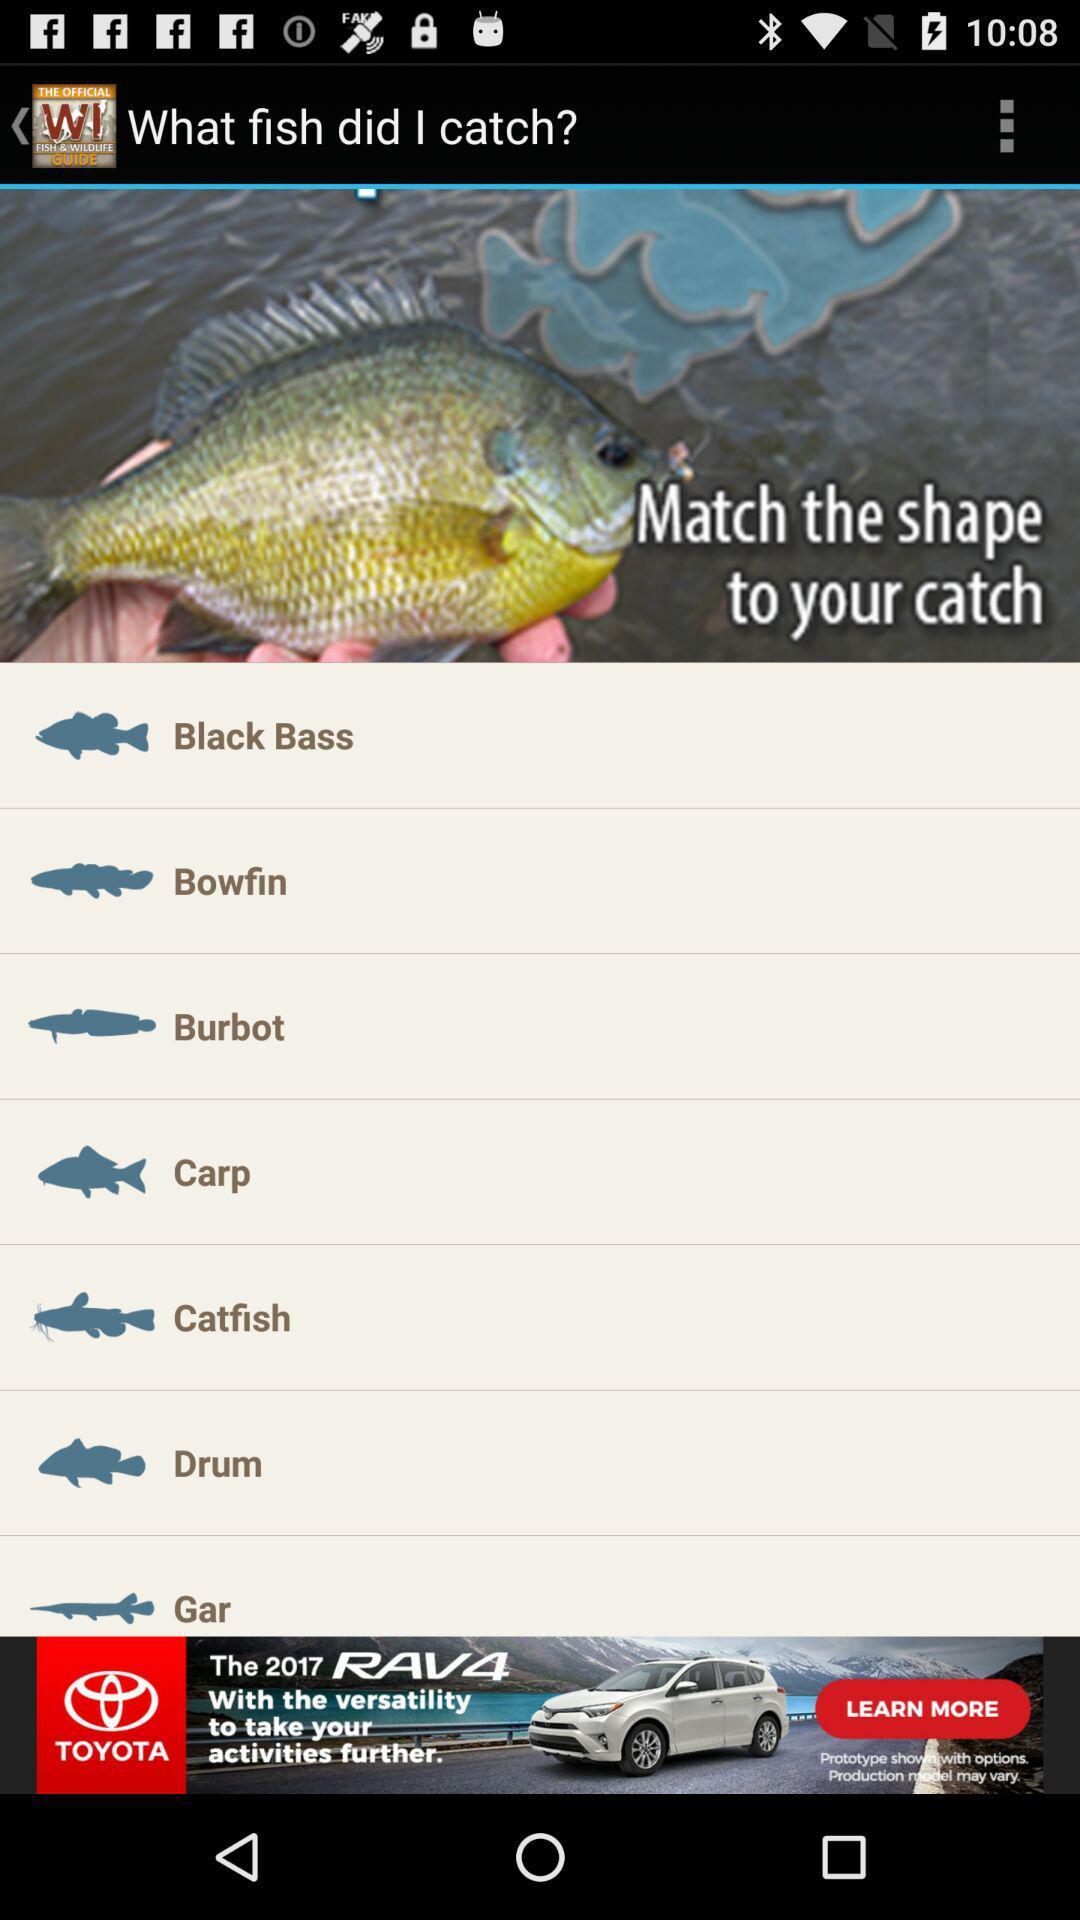 The image size is (1080, 1920). What do you see at coordinates (540, 1714) in the screenshot?
I see `open advertisement` at bounding box center [540, 1714].